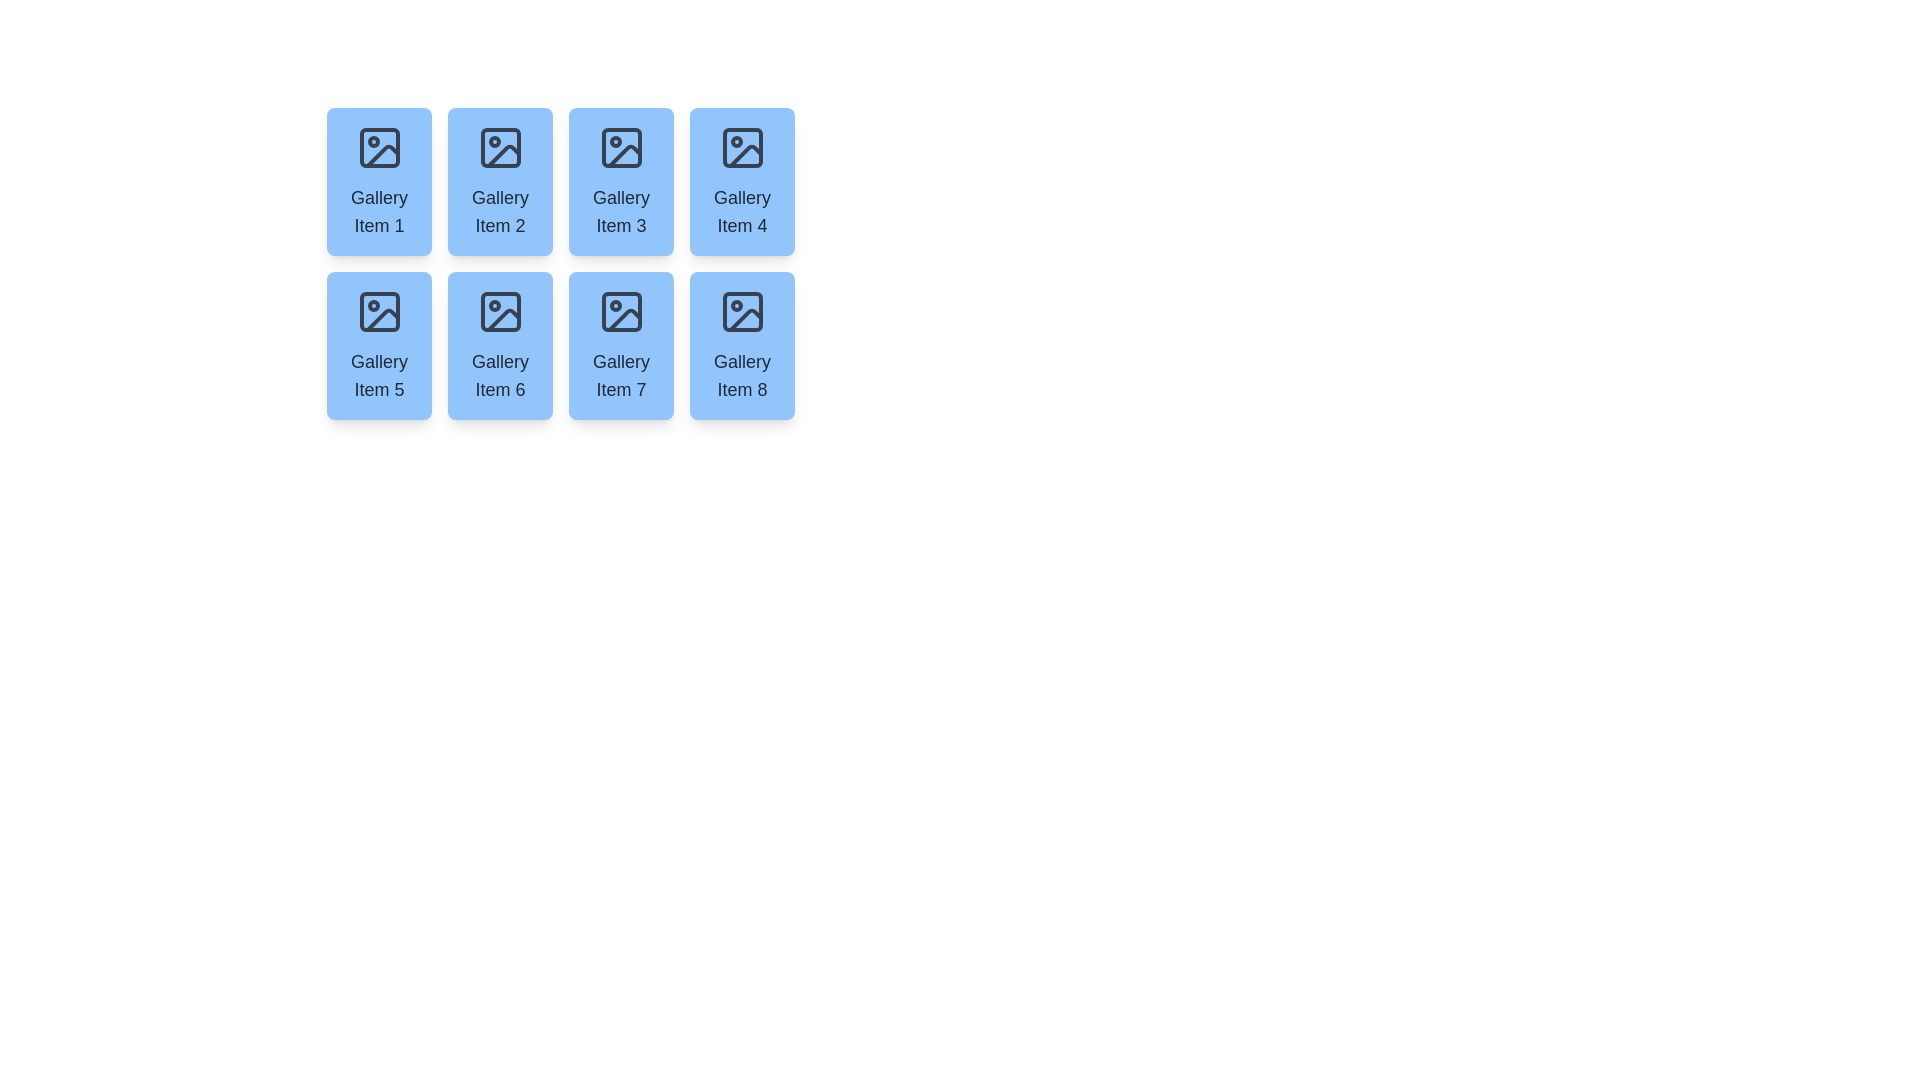 This screenshot has height=1080, width=1920. Describe the element at coordinates (741, 146) in the screenshot. I see `the rounded rectangle element that represents an image placeholder, located in the fourth icon of the grid layout` at that location.